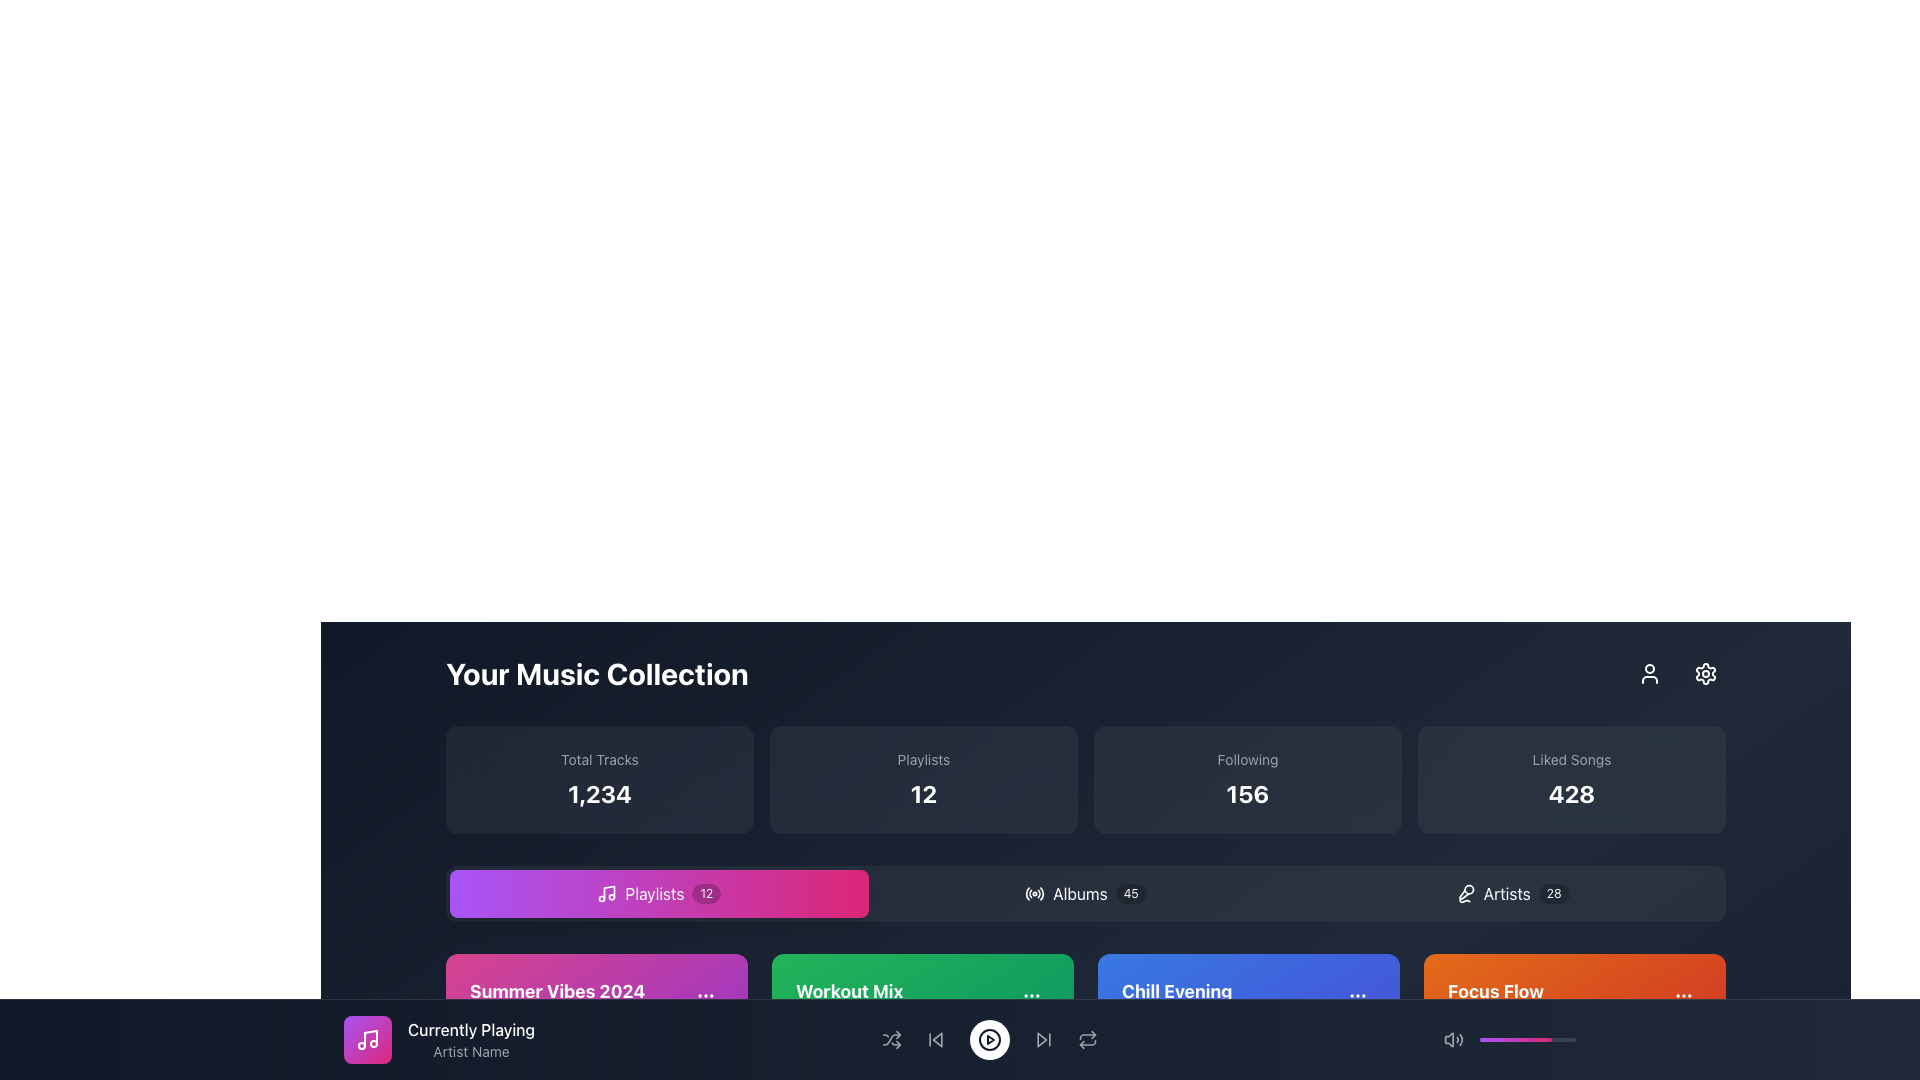  Describe the element at coordinates (989, 1039) in the screenshot. I see `the media play/pause button located at the center of the navigation bar` at that location.